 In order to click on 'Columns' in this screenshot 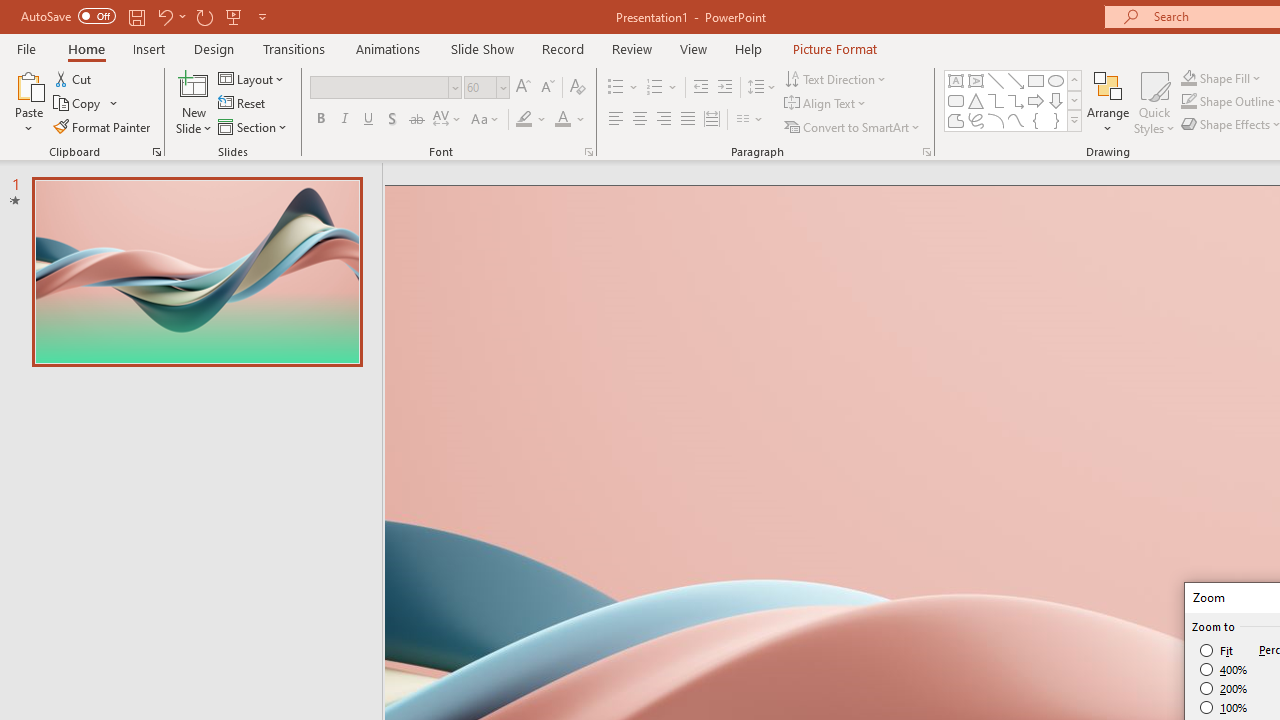, I will do `click(749, 119)`.